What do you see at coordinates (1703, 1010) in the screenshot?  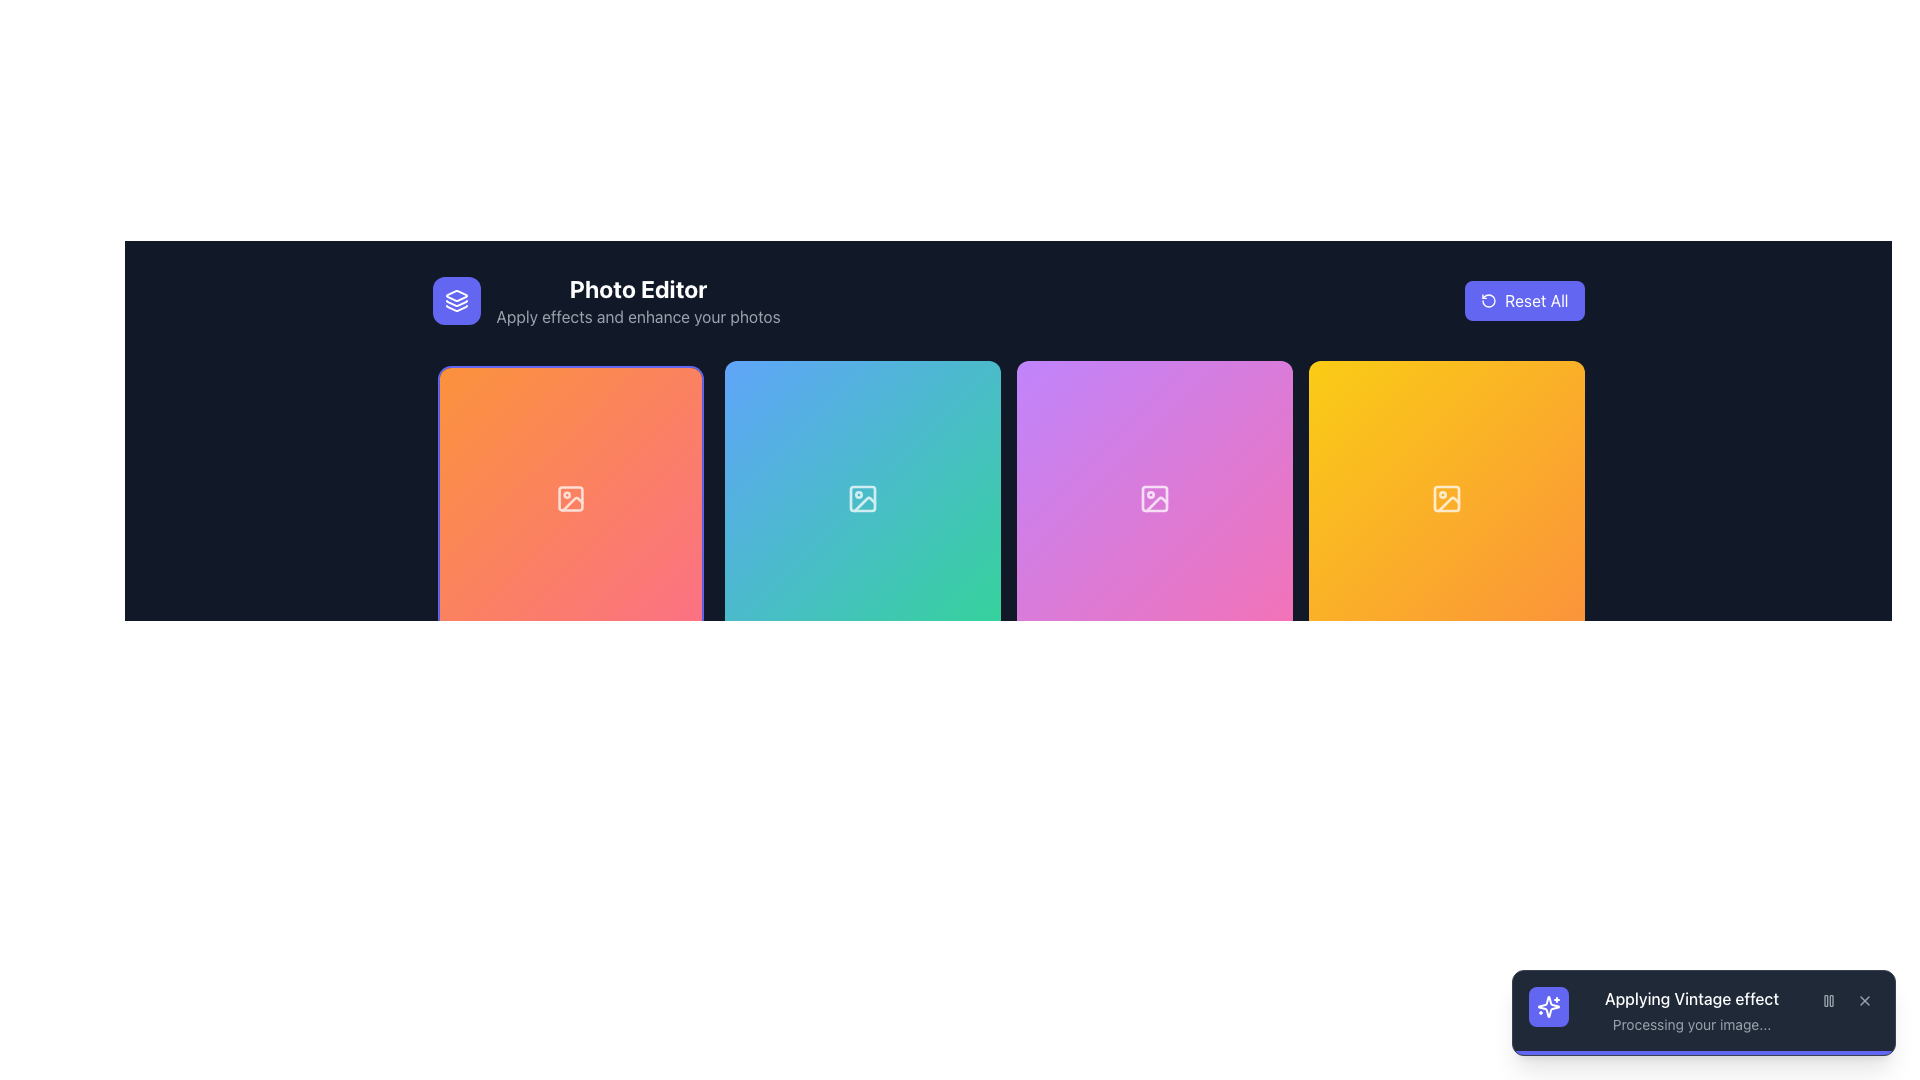 I see `the Notification panel displaying 'Applying Vintage effect' with a dark background, located at the bottom-right corner of the interface, for tooltip or interaction effects` at bounding box center [1703, 1010].